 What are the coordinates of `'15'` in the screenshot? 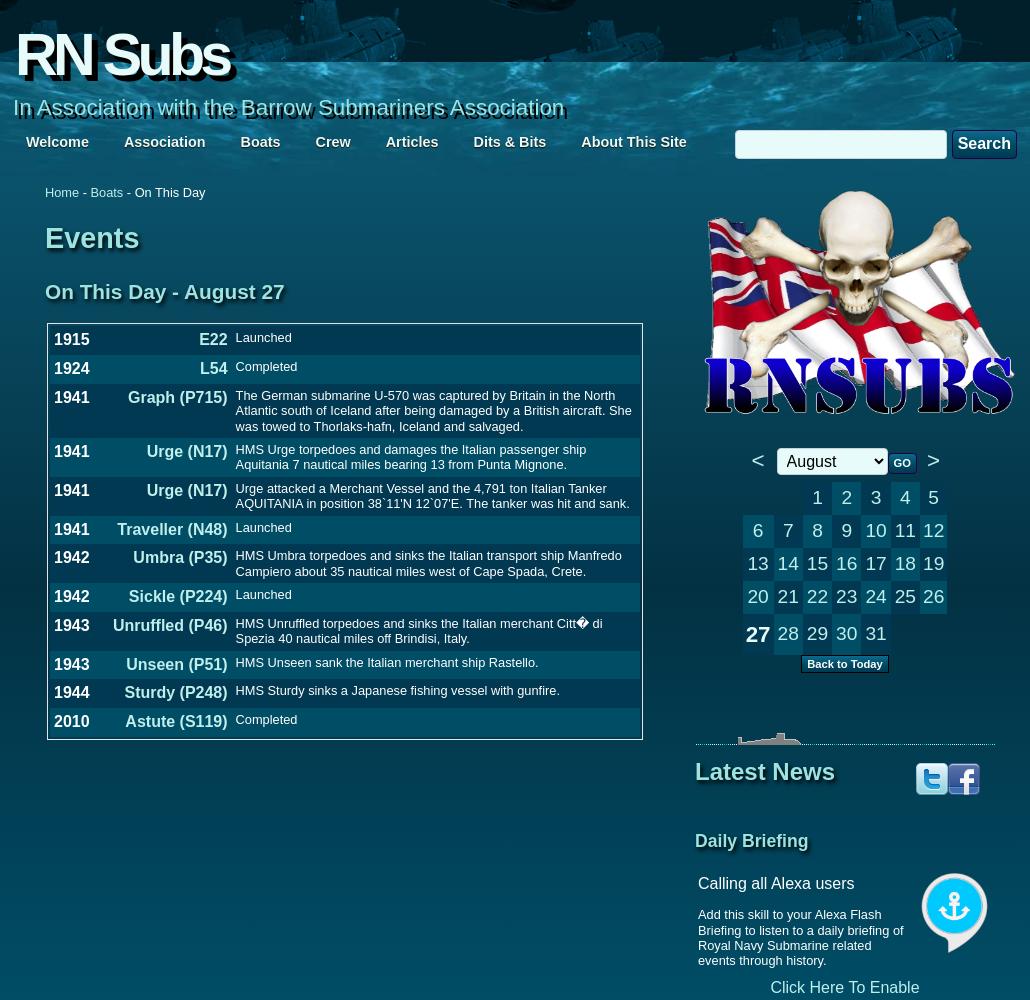 It's located at (815, 562).